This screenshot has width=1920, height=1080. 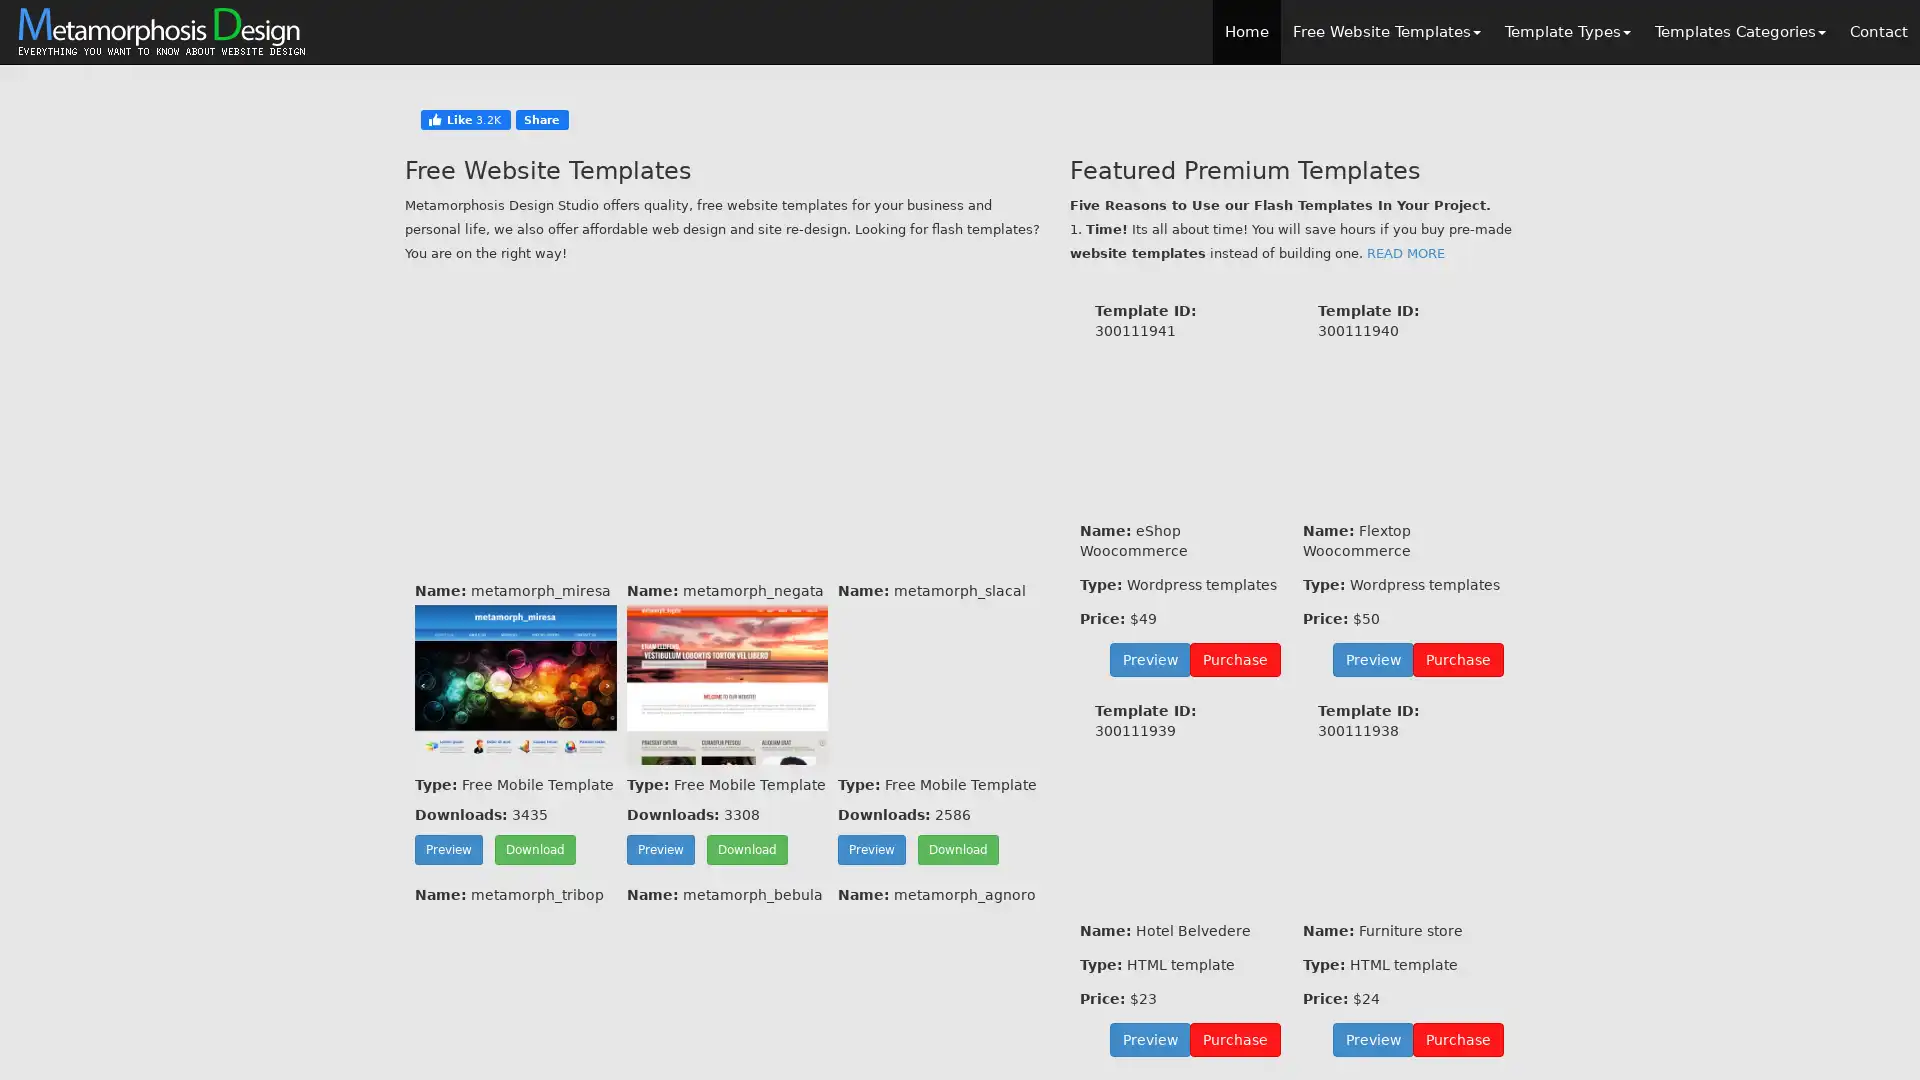 What do you see at coordinates (1457, 1039) in the screenshot?
I see `Purchase` at bounding box center [1457, 1039].